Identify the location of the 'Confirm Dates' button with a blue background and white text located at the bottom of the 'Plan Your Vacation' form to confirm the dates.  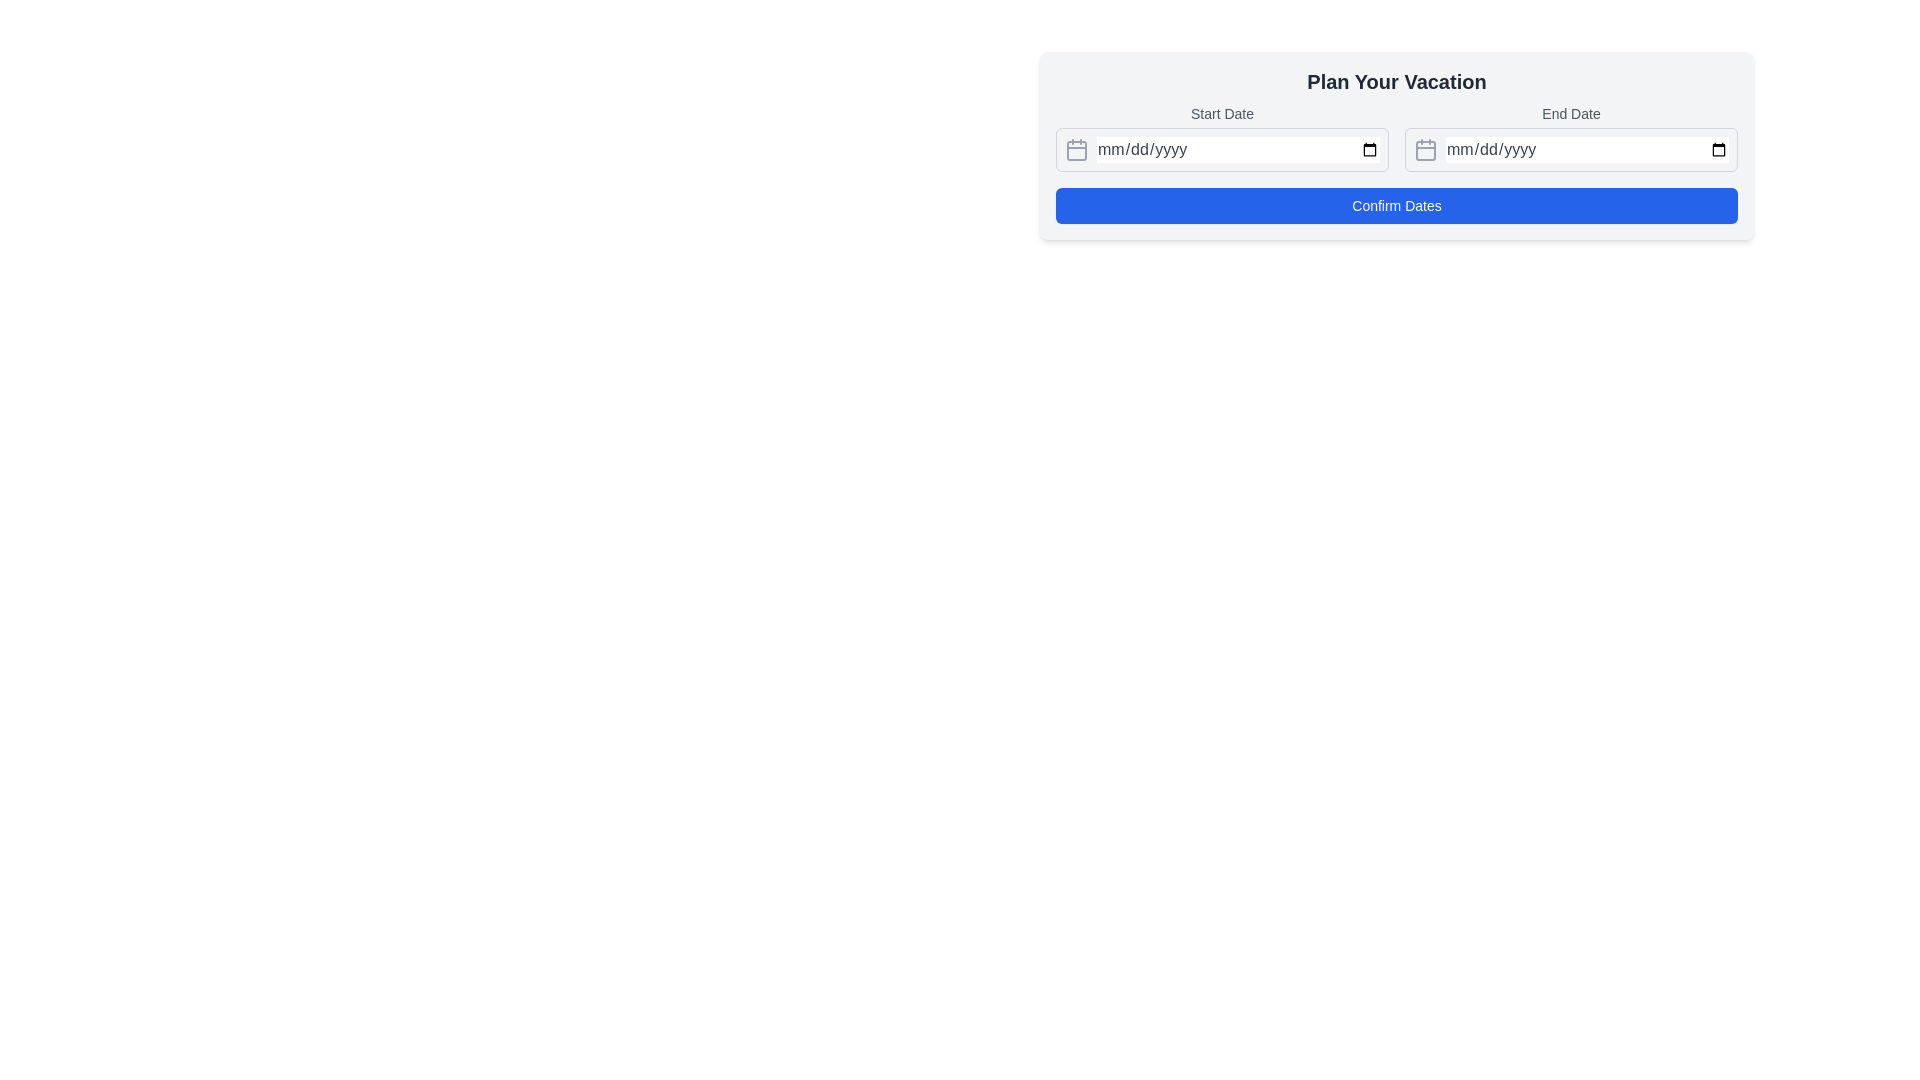
(1395, 205).